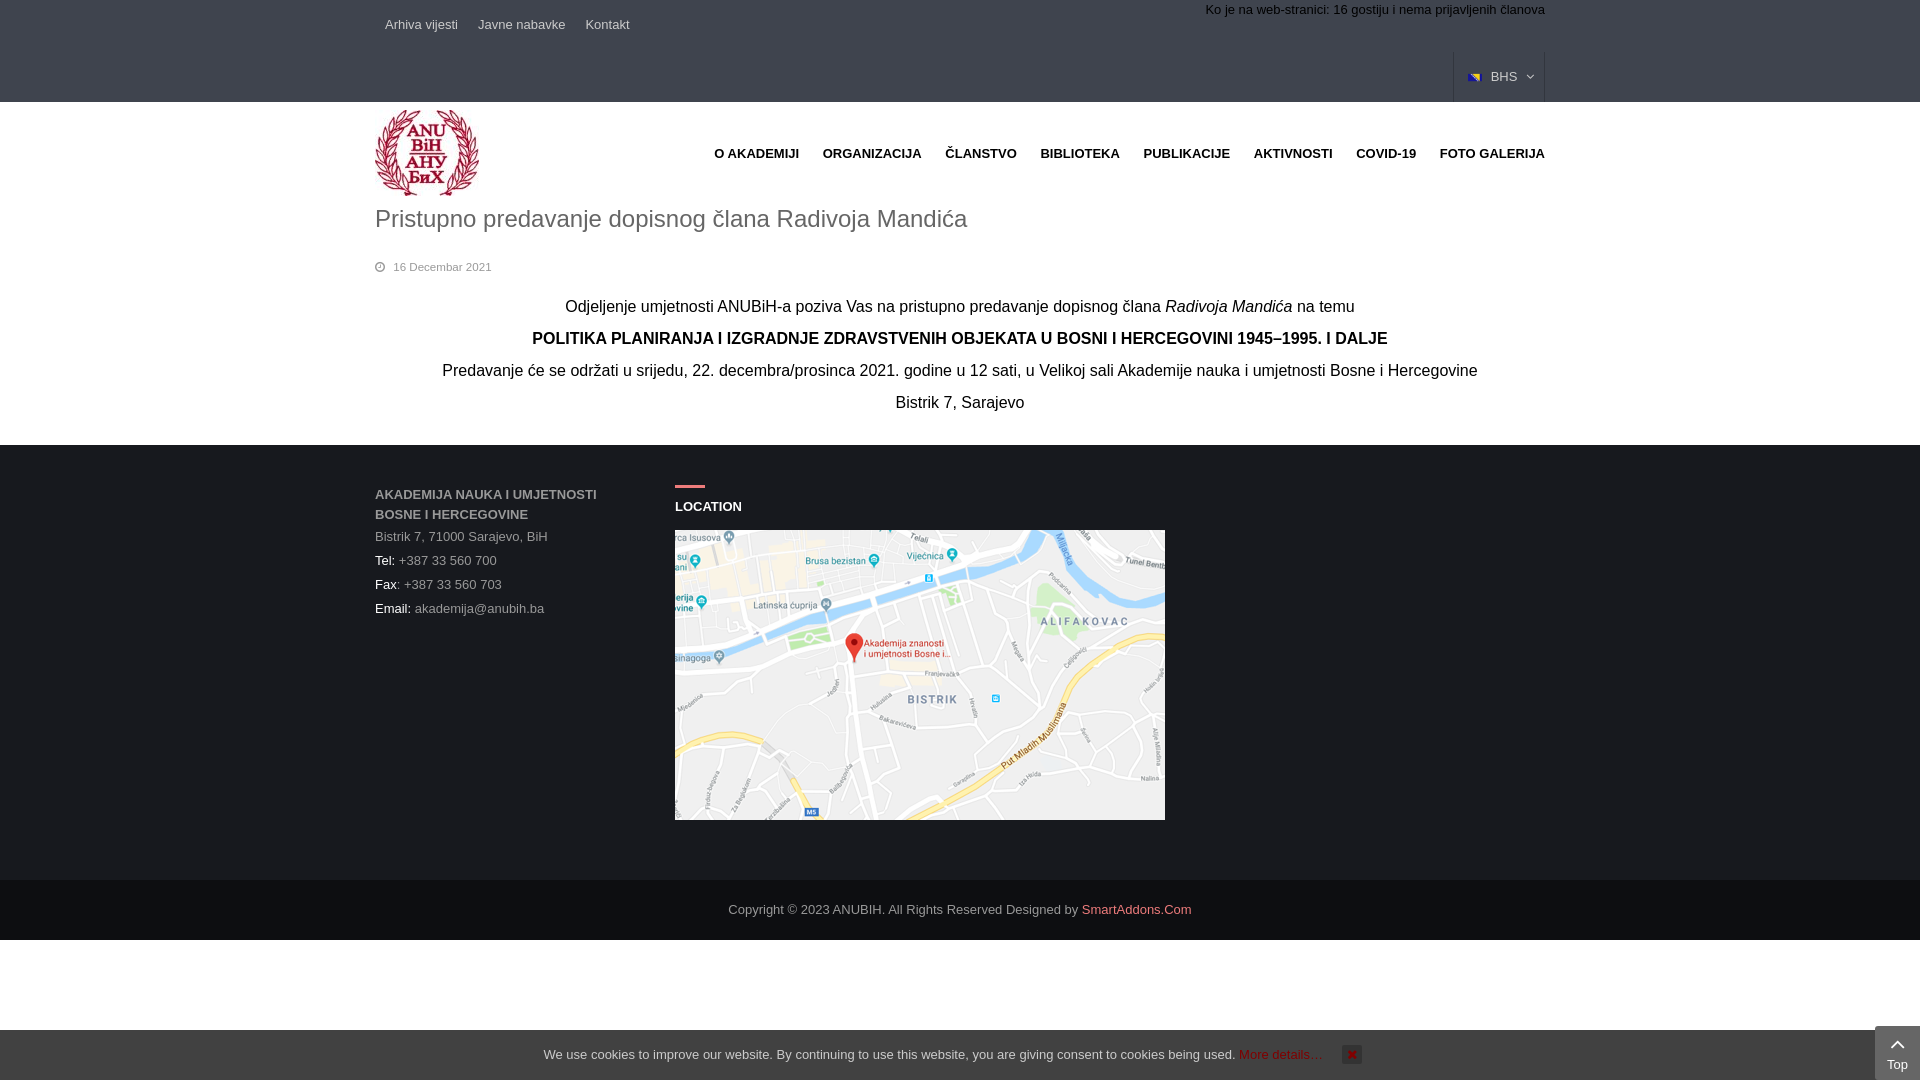  Describe the element at coordinates (755, 153) in the screenshot. I see `'O AKADEMIJI'` at that location.